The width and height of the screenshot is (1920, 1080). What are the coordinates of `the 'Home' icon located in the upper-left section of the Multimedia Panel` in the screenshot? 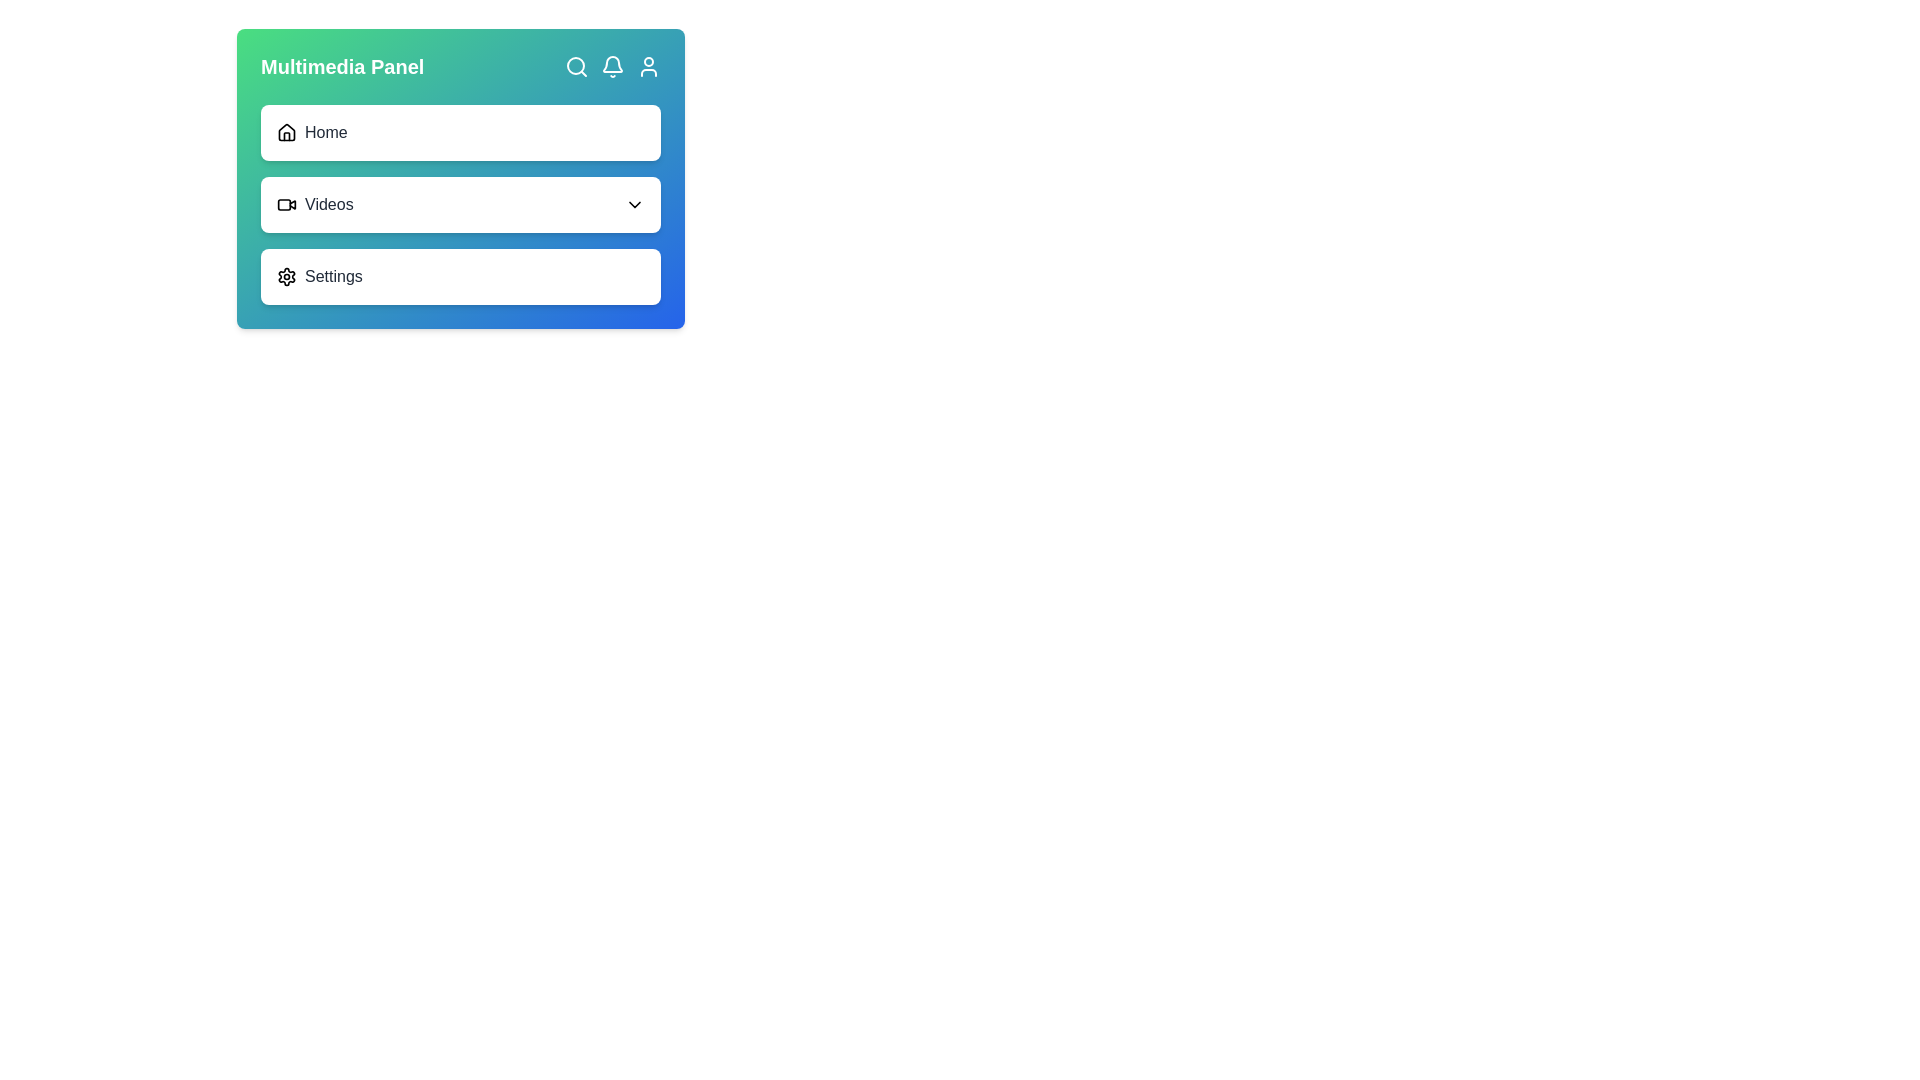 It's located at (286, 132).